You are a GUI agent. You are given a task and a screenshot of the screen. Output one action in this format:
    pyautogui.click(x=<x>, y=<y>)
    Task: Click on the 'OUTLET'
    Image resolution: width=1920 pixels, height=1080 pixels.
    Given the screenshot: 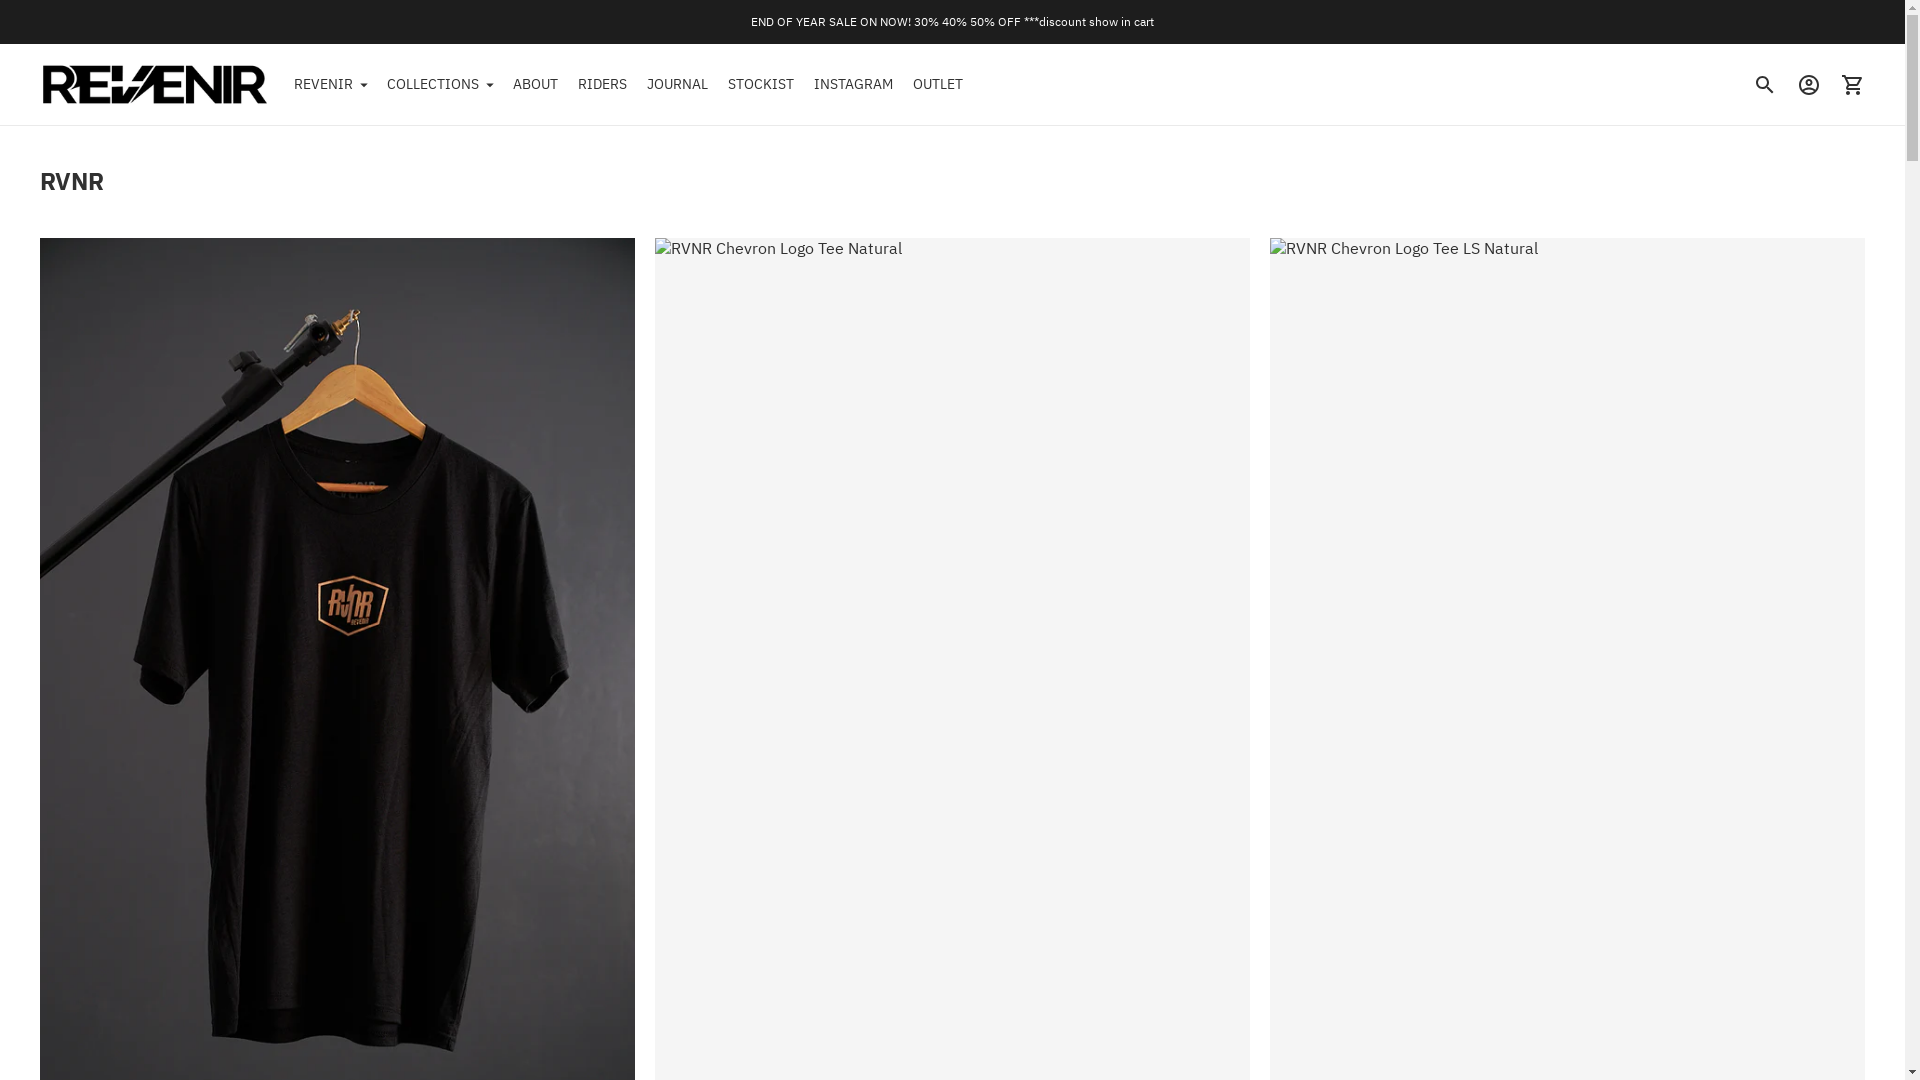 What is the action you would take?
    pyautogui.click(x=936, y=83)
    